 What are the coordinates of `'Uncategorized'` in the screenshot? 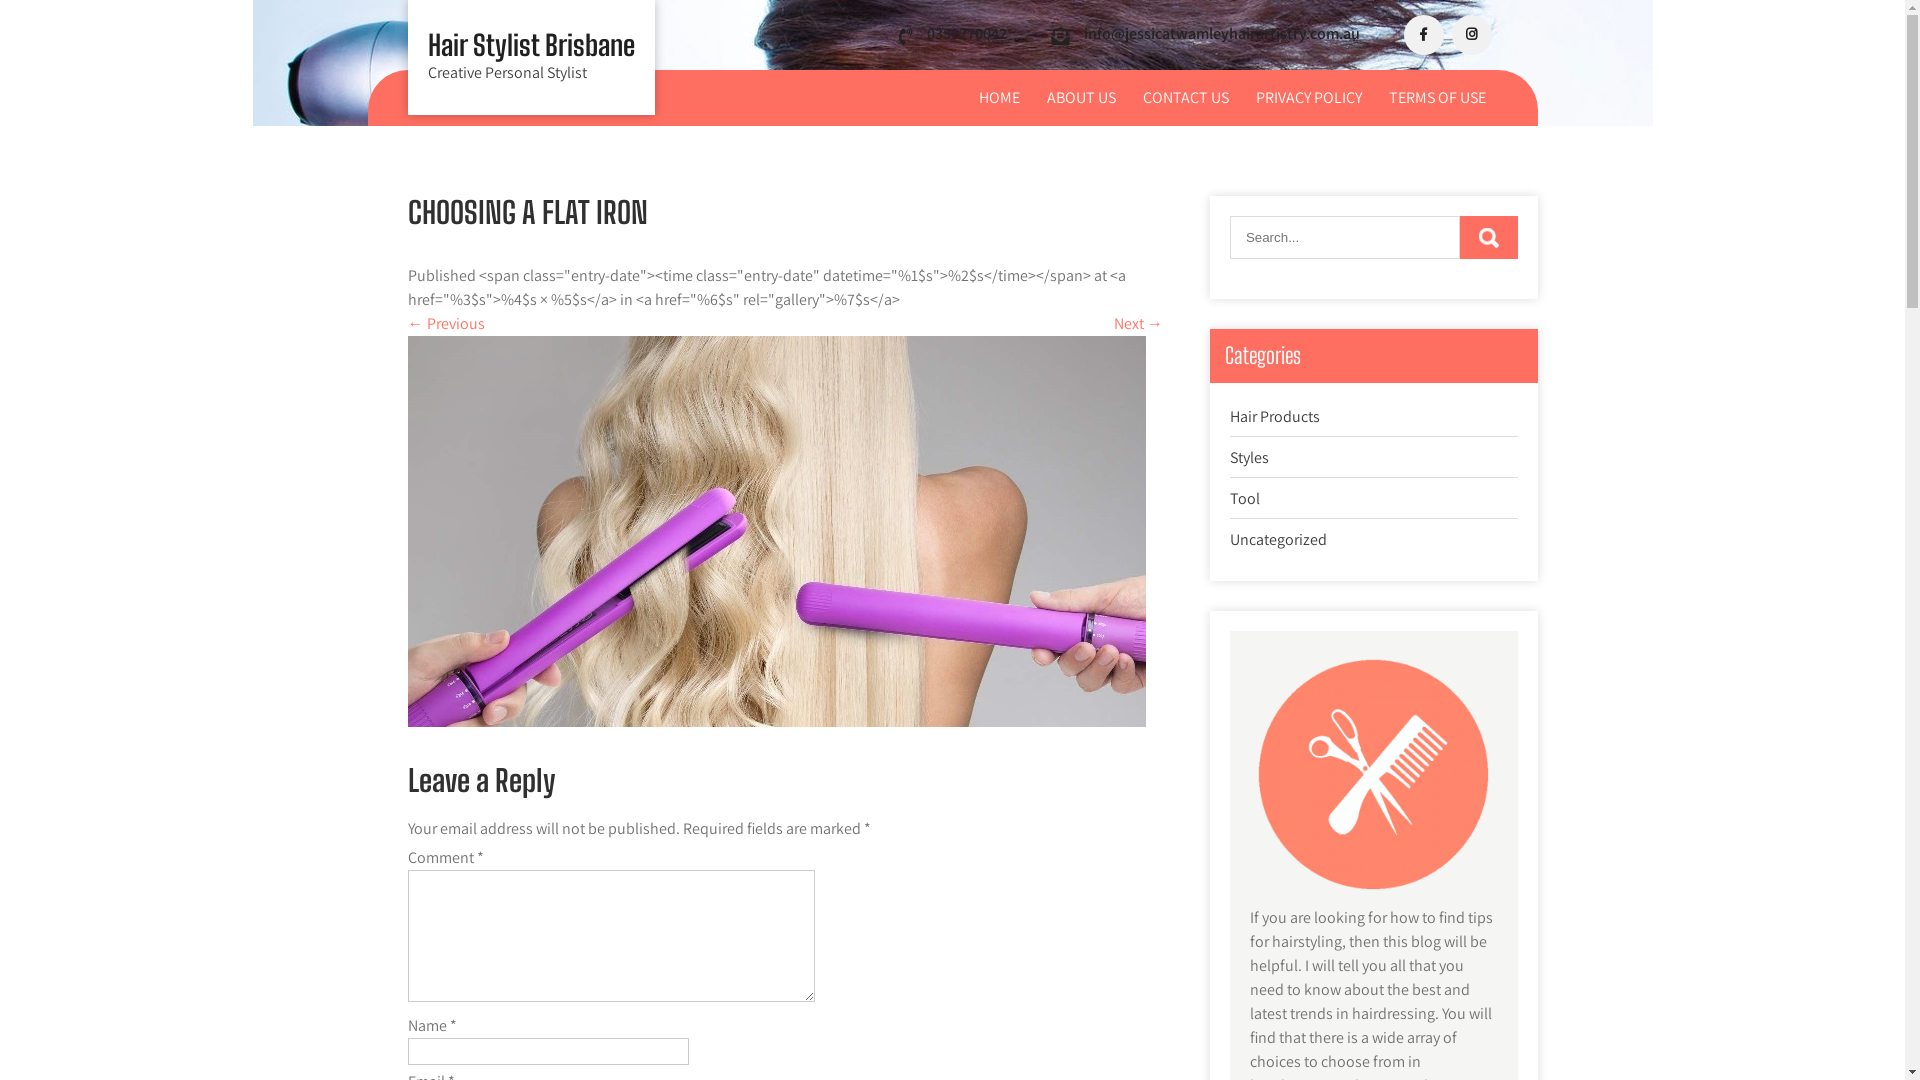 It's located at (1277, 538).